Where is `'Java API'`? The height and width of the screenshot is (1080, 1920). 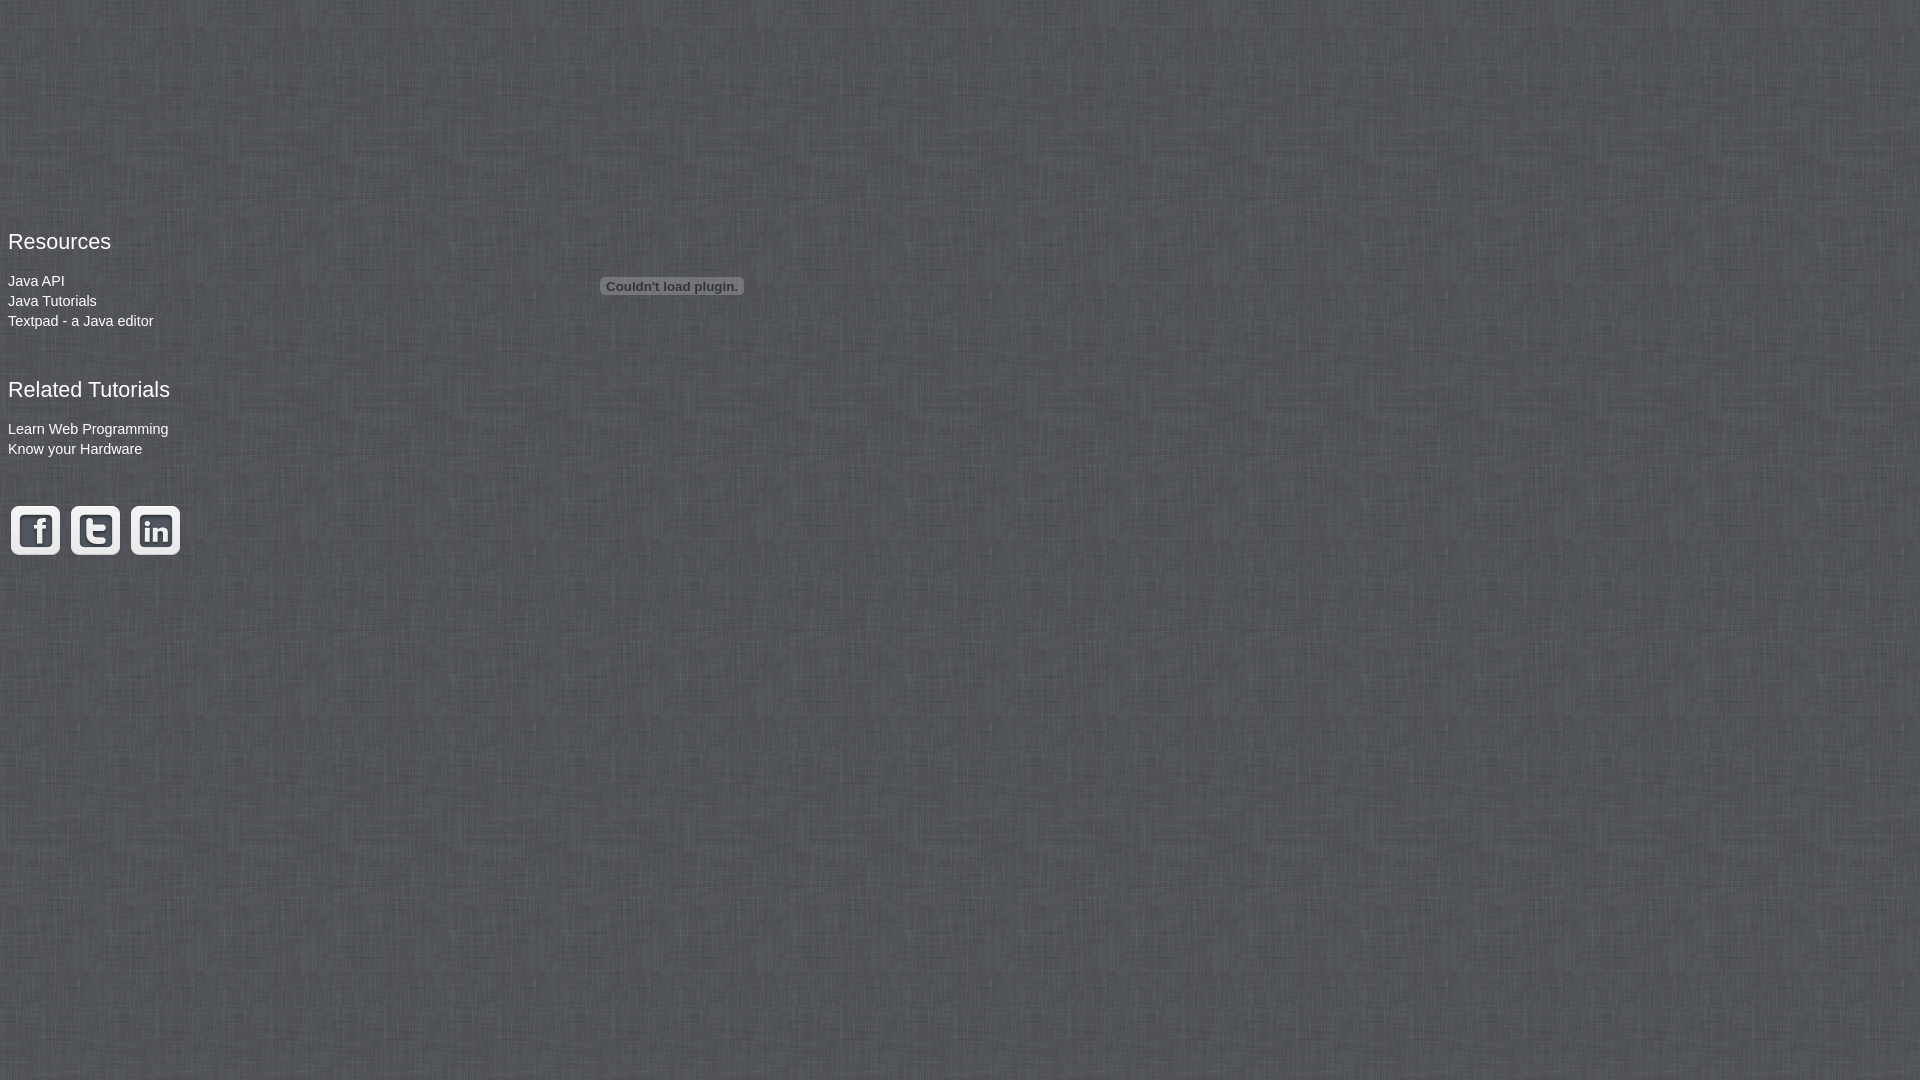
'Java API' is located at coordinates (36, 281).